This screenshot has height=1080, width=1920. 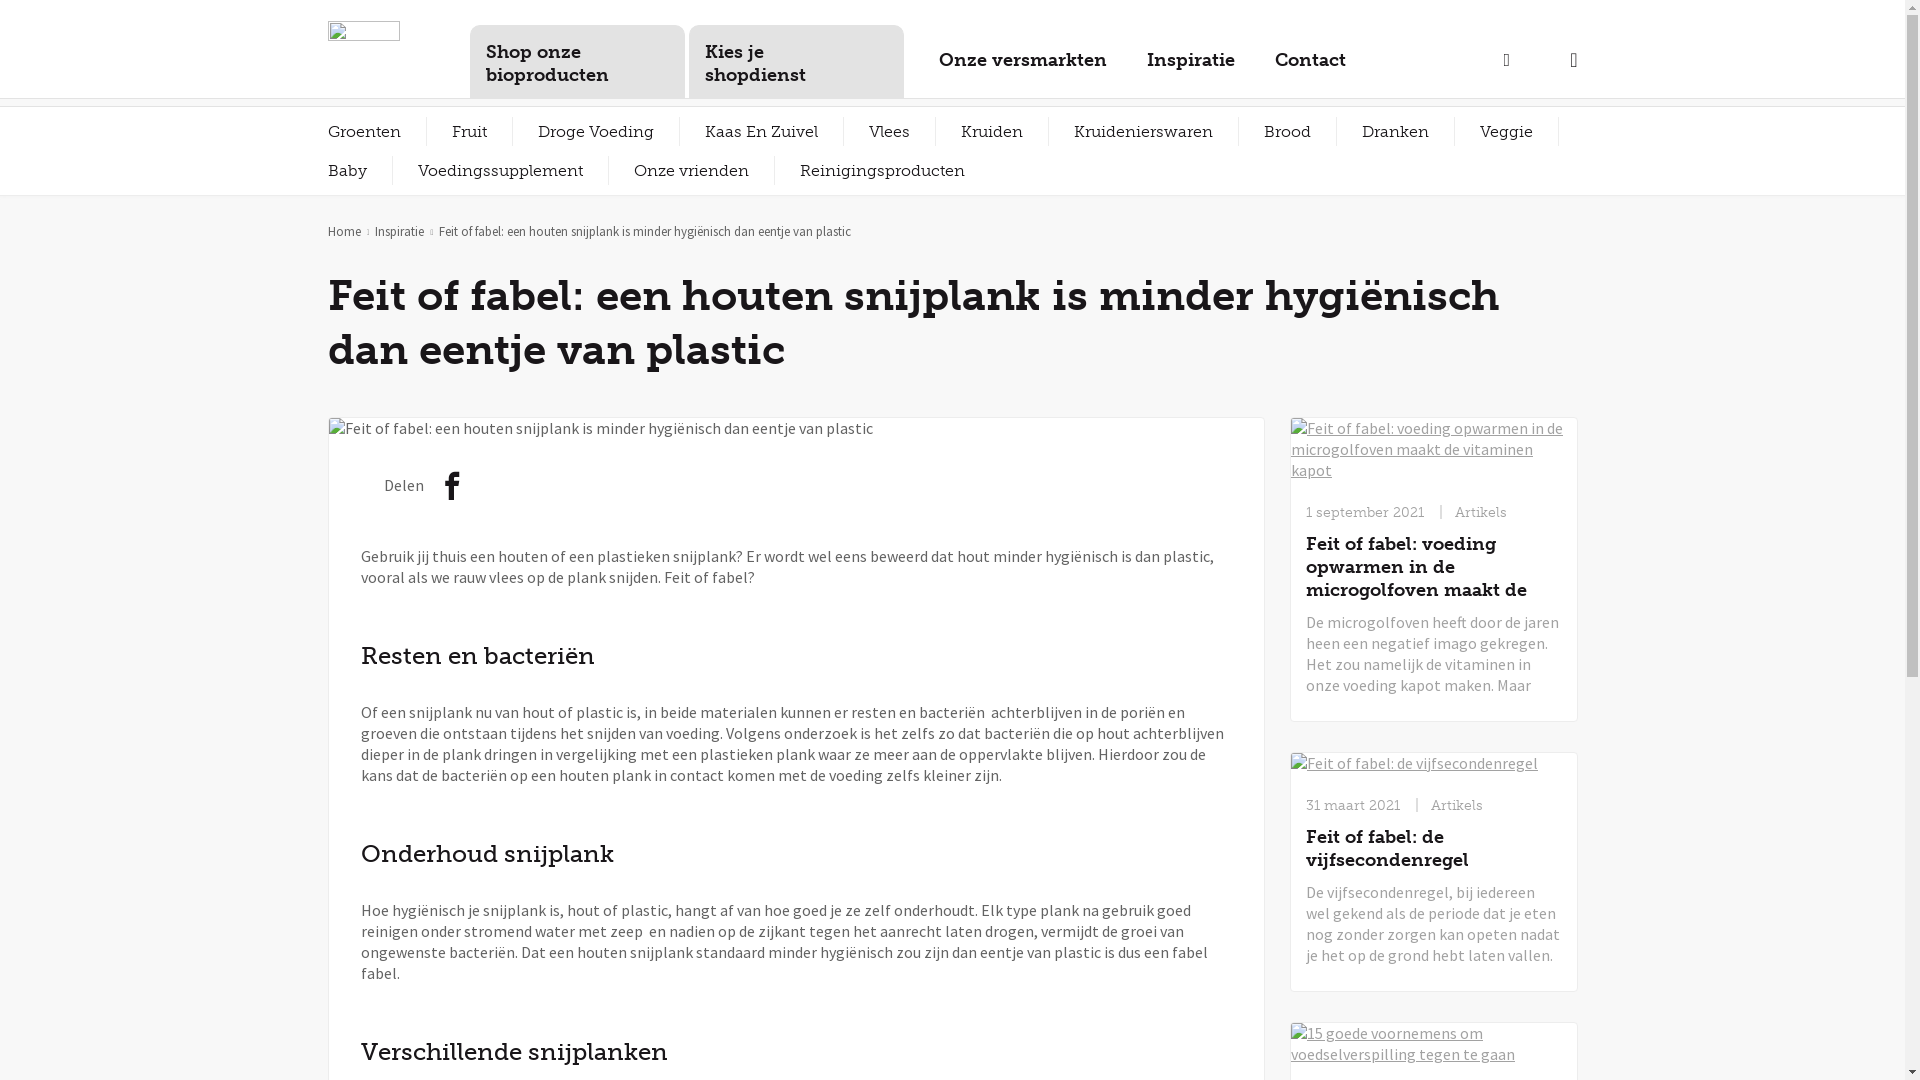 I want to click on 'Droge Voeding', so click(x=594, y=131).